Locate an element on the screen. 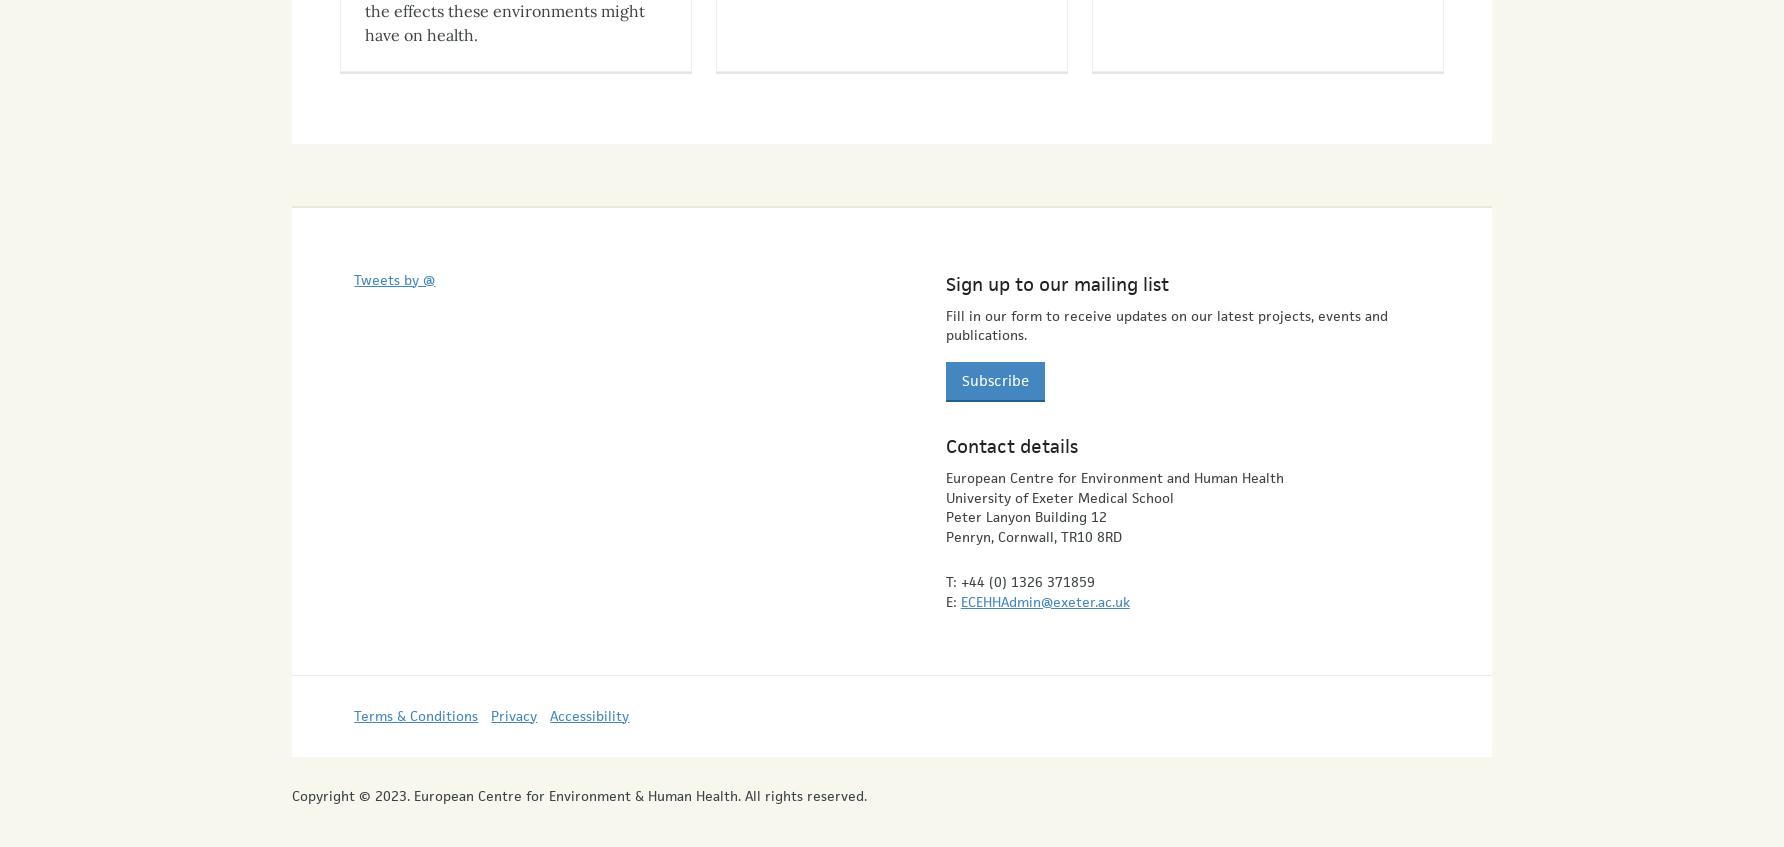 Image resolution: width=1784 pixels, height=847 pixels. 'Accessibility' is located at coordinates (588, 696).